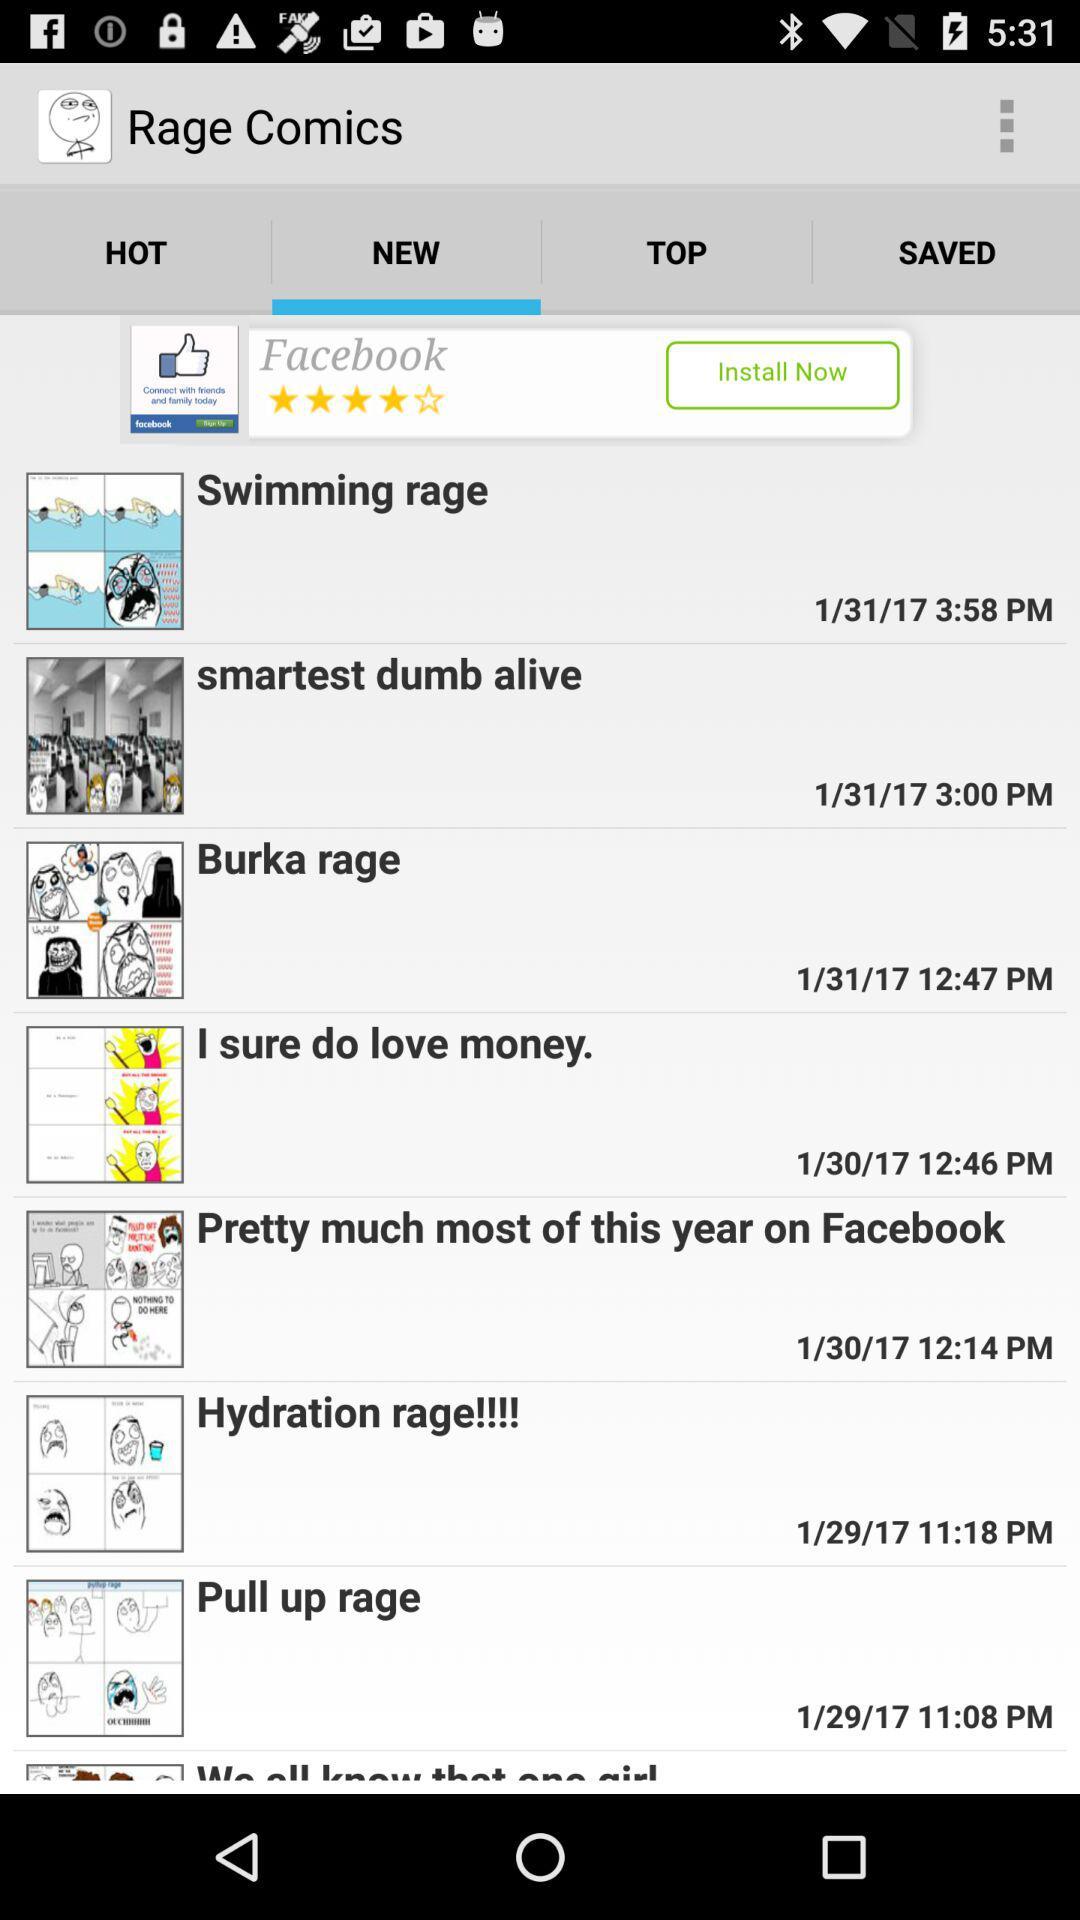 The width and height of the screenshot is (1080, 1920). I want to click on click install, so click(540, 380).